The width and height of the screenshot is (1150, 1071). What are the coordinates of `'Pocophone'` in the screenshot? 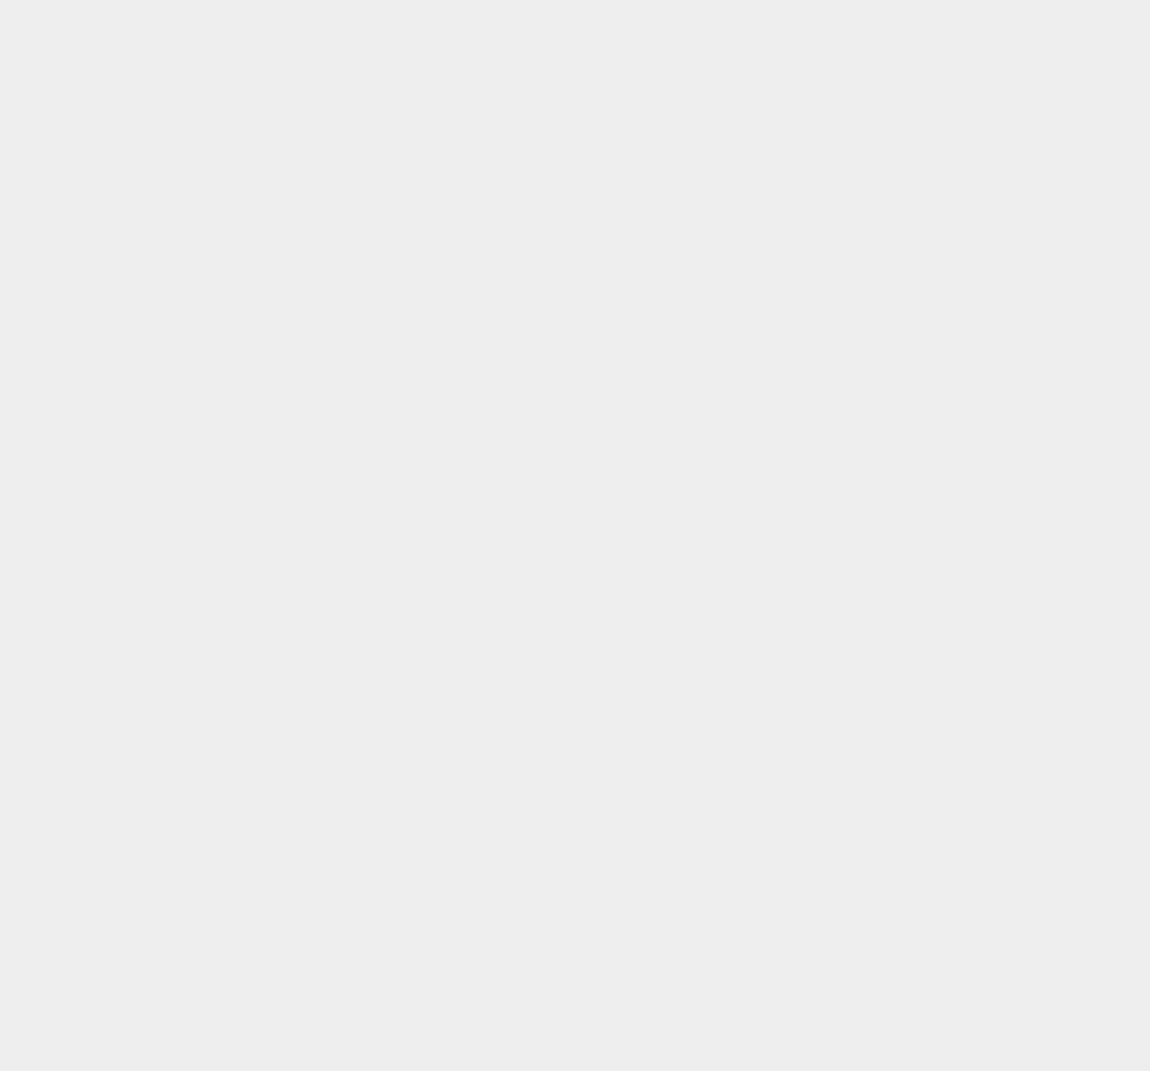 It's located at (847, 234).